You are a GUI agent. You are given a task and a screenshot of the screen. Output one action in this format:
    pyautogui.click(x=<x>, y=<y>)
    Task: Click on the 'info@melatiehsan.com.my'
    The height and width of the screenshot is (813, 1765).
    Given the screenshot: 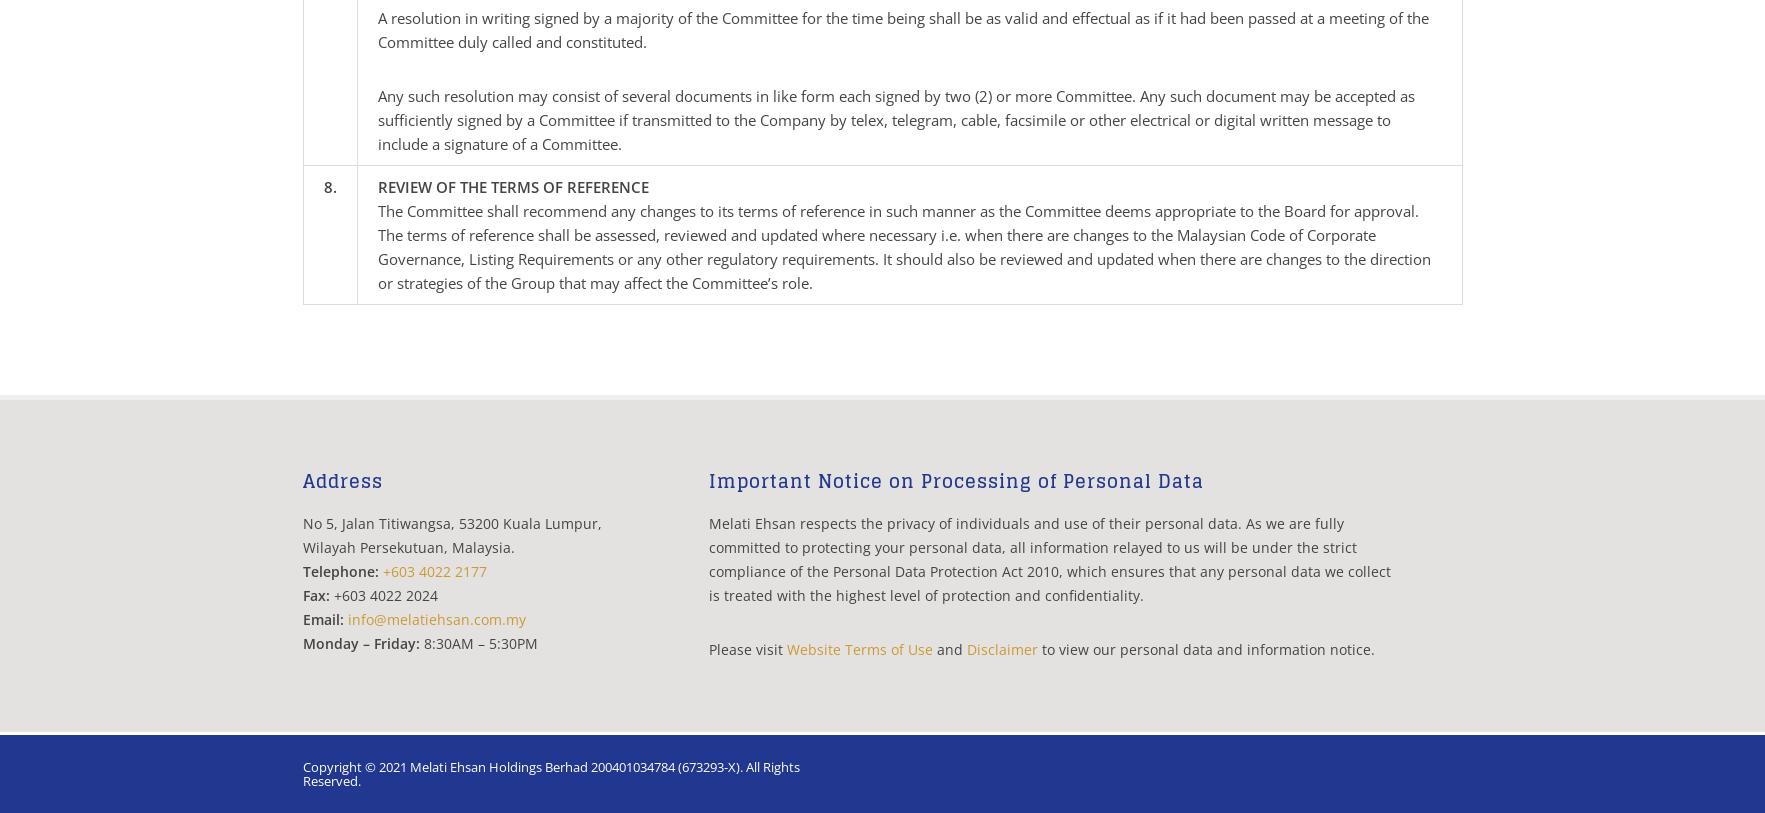 What is the action you would take?
    pyautogui.click(x=434, y=619)
    